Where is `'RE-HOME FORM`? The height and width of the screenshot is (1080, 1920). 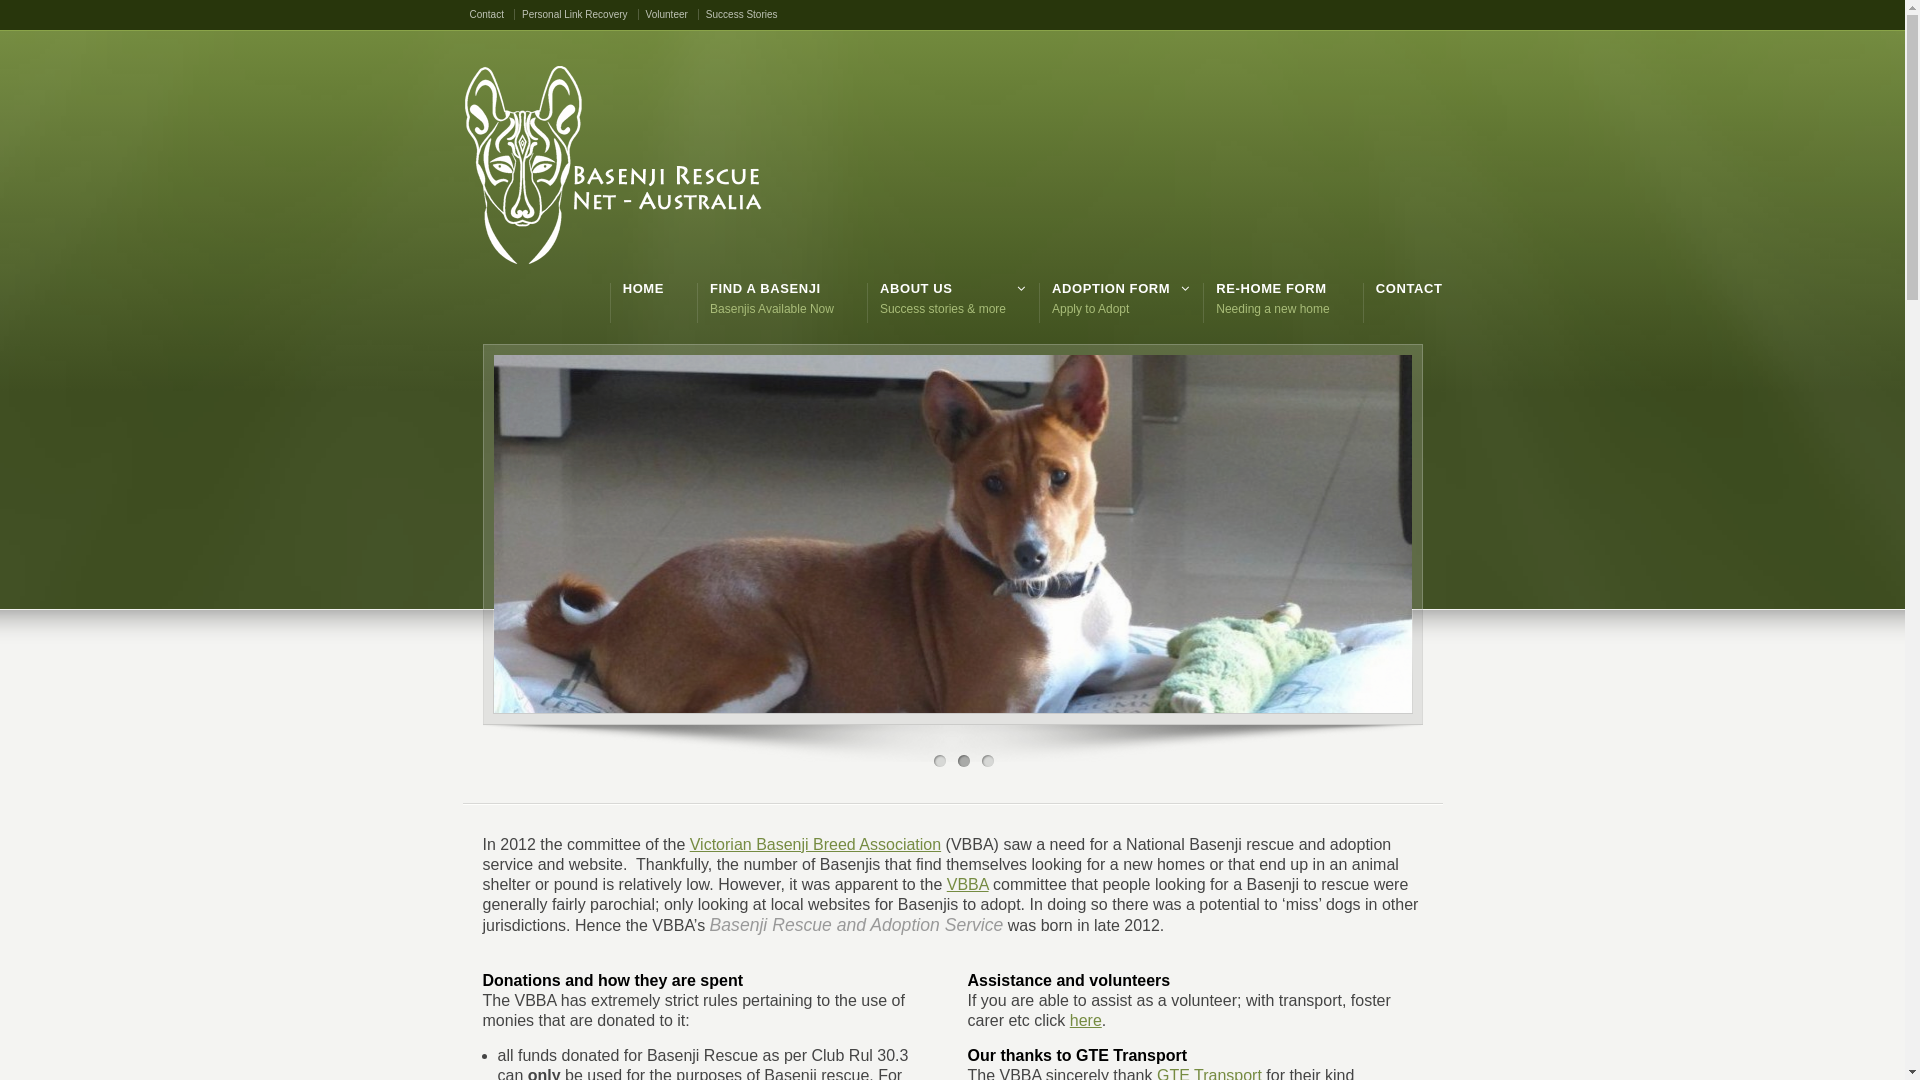
'RE-HOME FORM is located at coordinates (1271, 297).